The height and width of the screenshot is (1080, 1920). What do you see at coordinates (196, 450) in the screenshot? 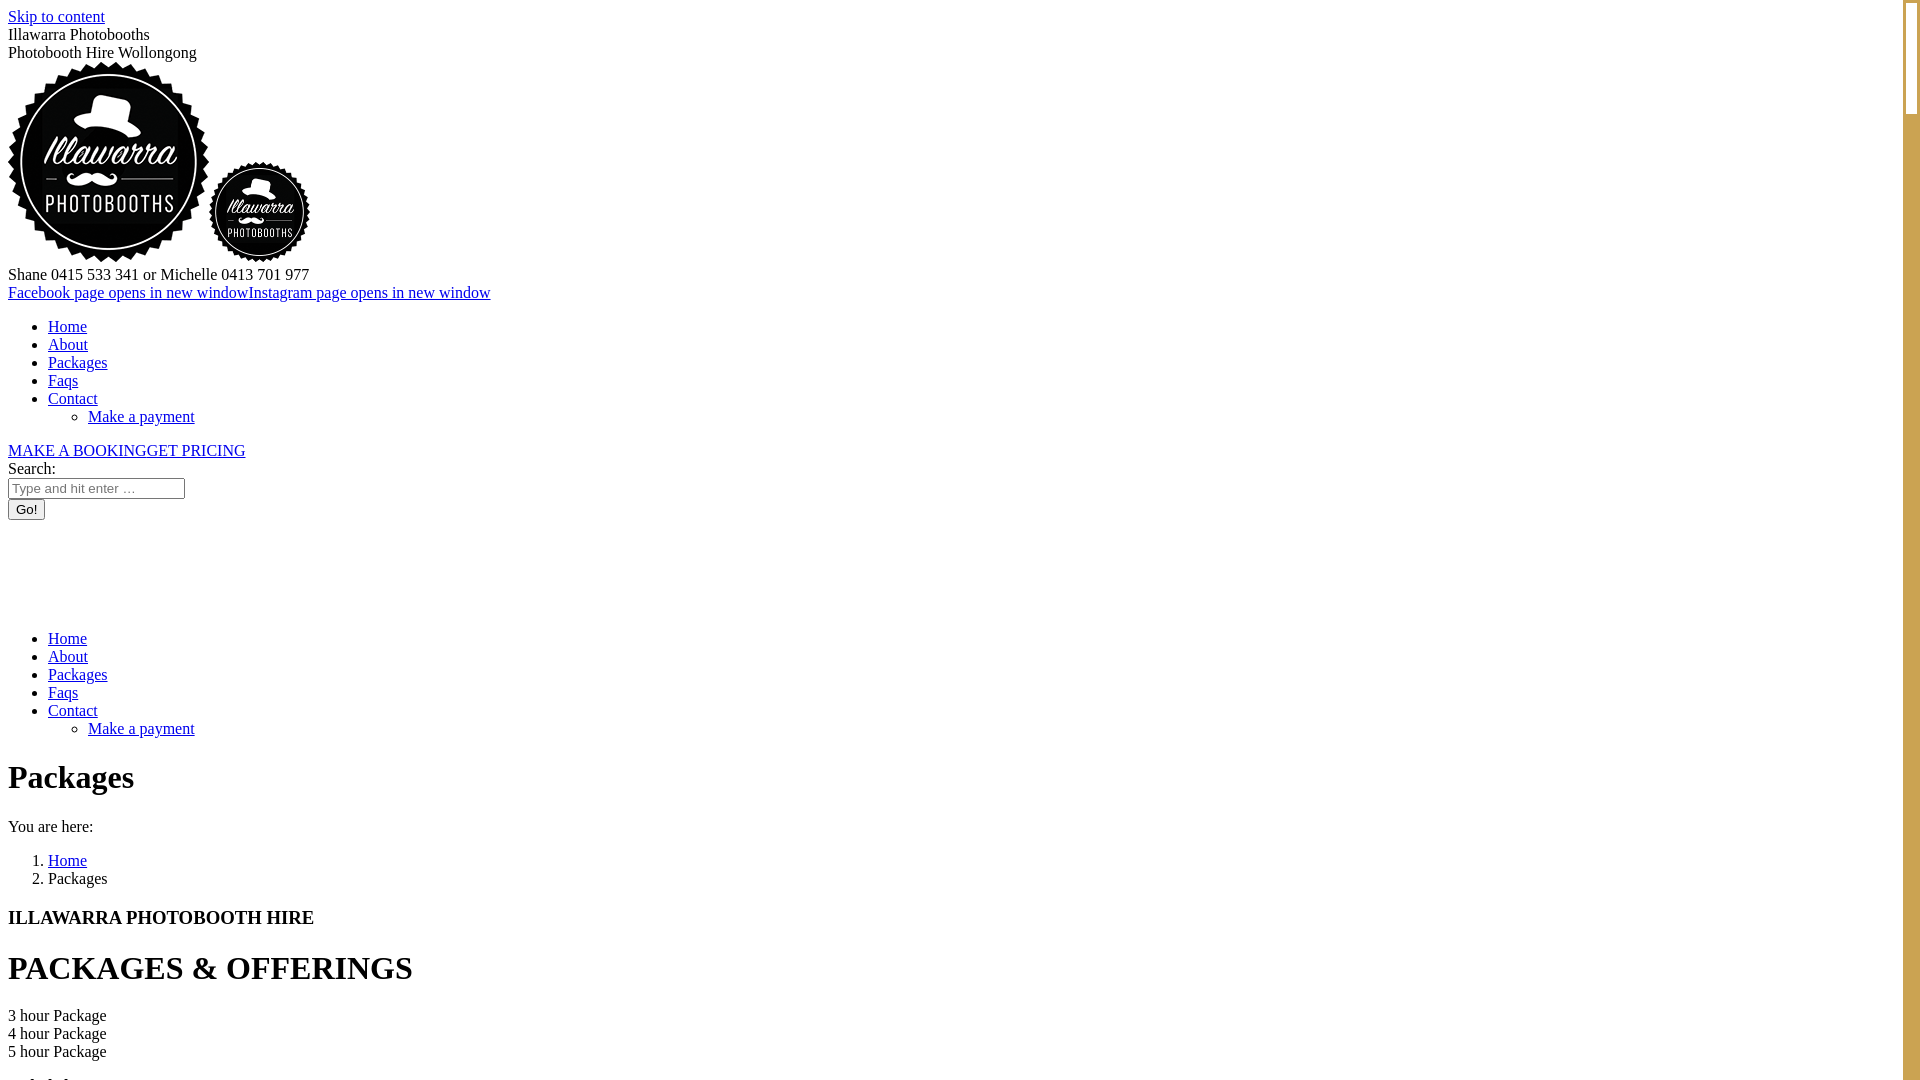
I see `'GET PRICING'` at bounding box center [196, 450].